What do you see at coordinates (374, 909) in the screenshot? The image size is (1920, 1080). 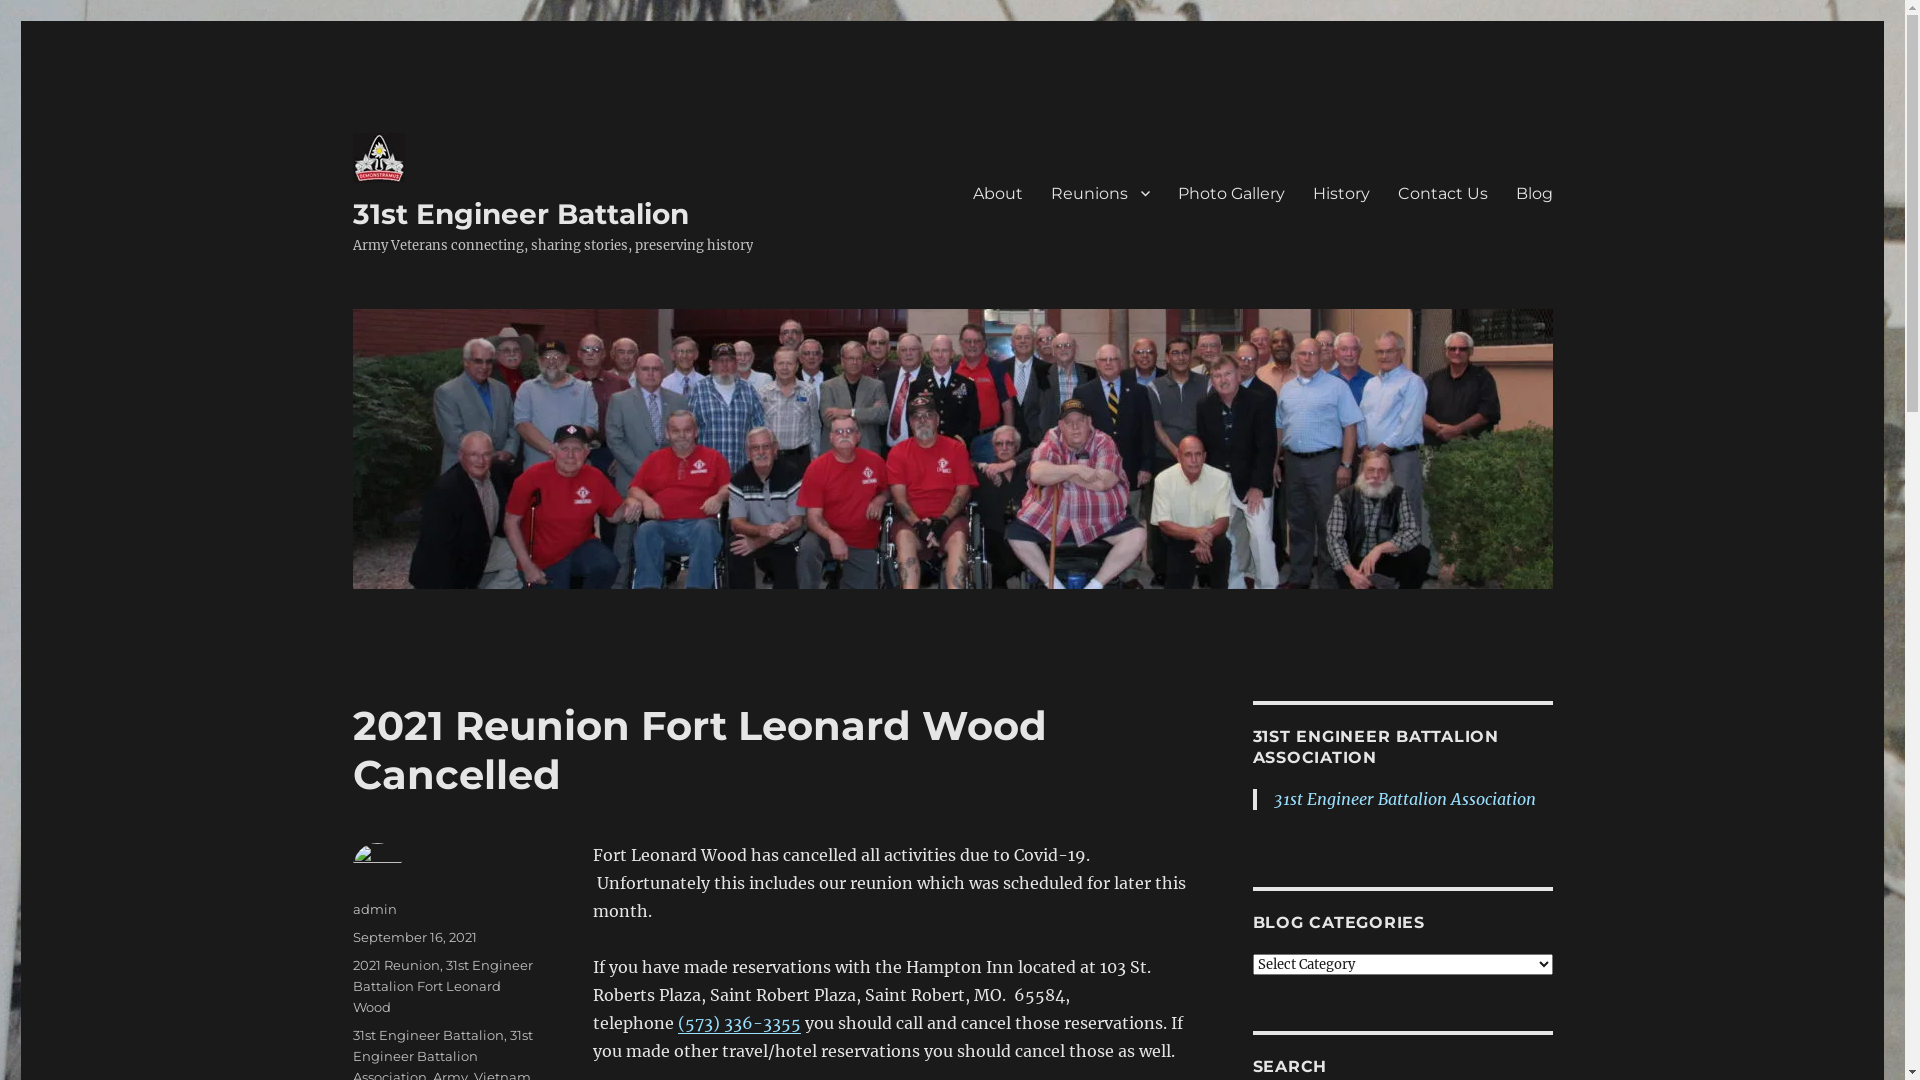 I see `'admin'` at bounding box center [374, 909].